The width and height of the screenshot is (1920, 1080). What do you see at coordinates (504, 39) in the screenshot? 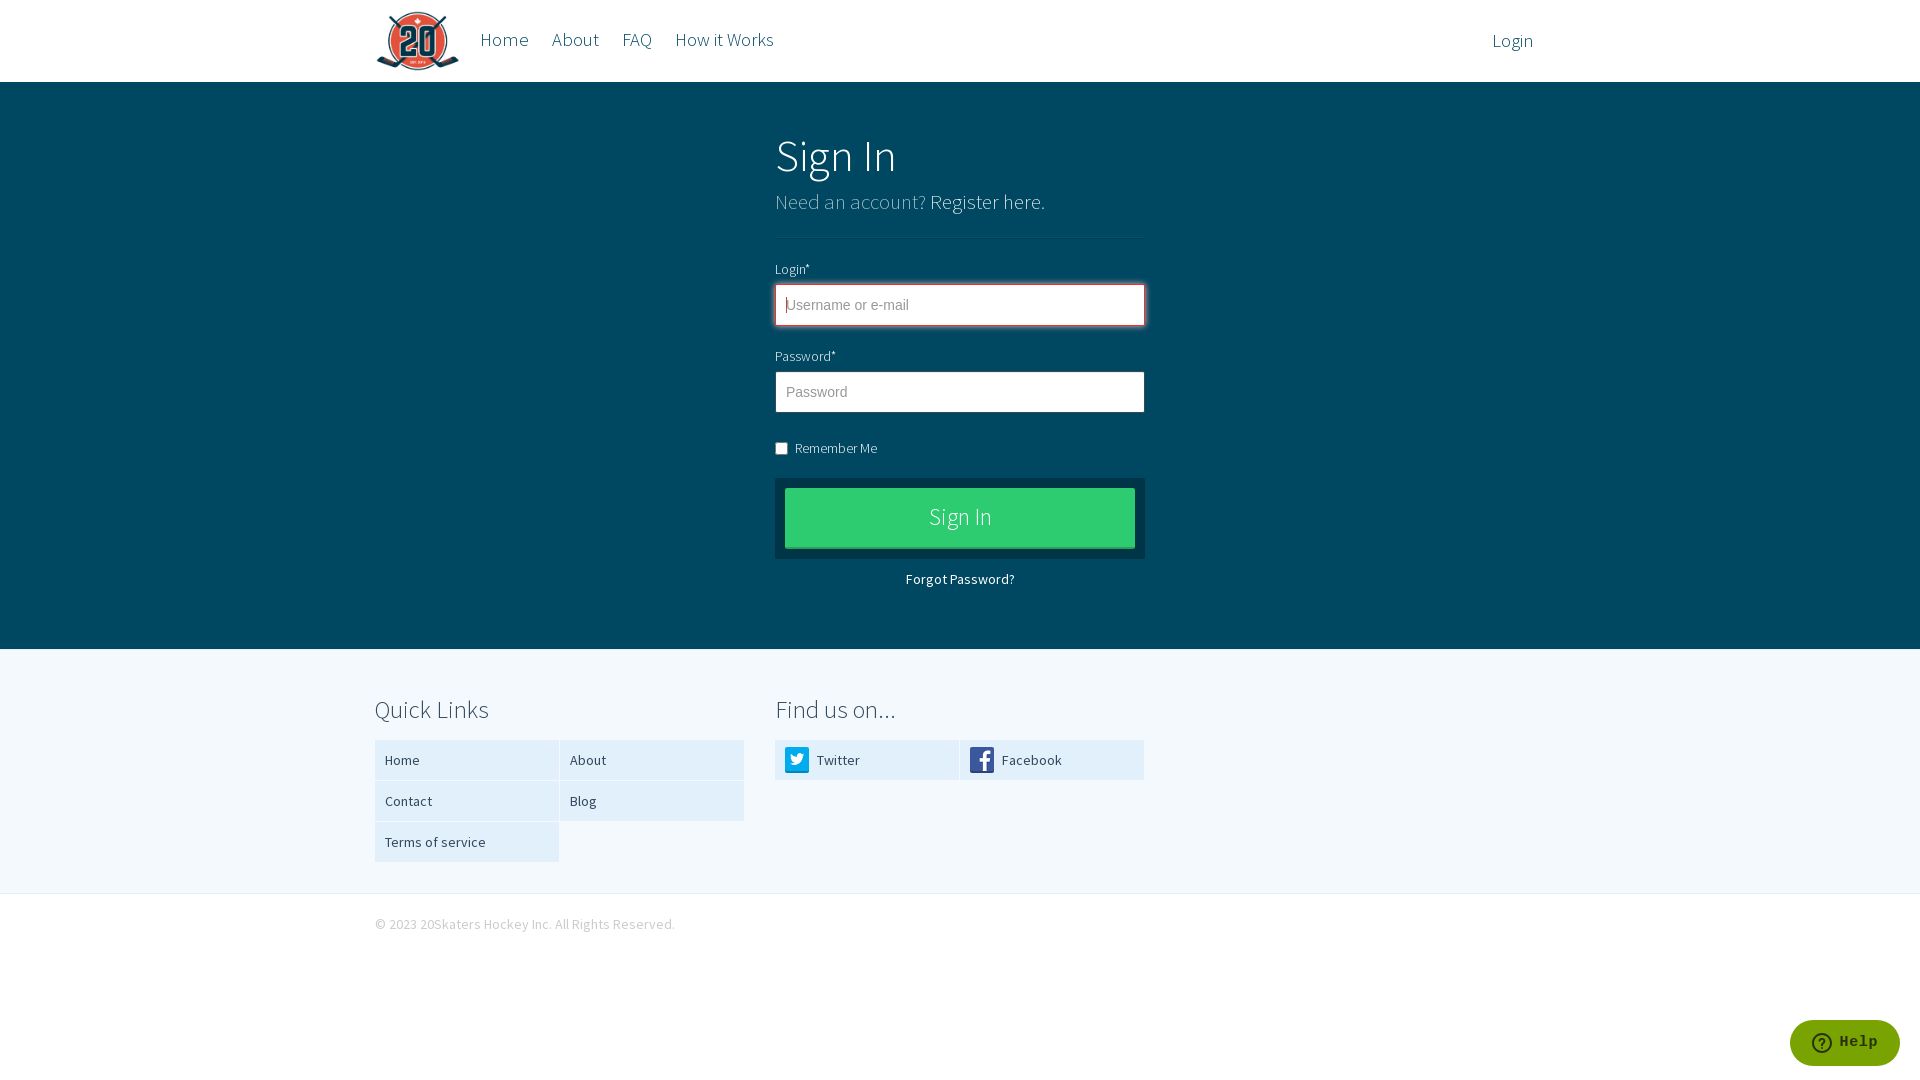
I see `'Home'` at bounding box center [504, 39].